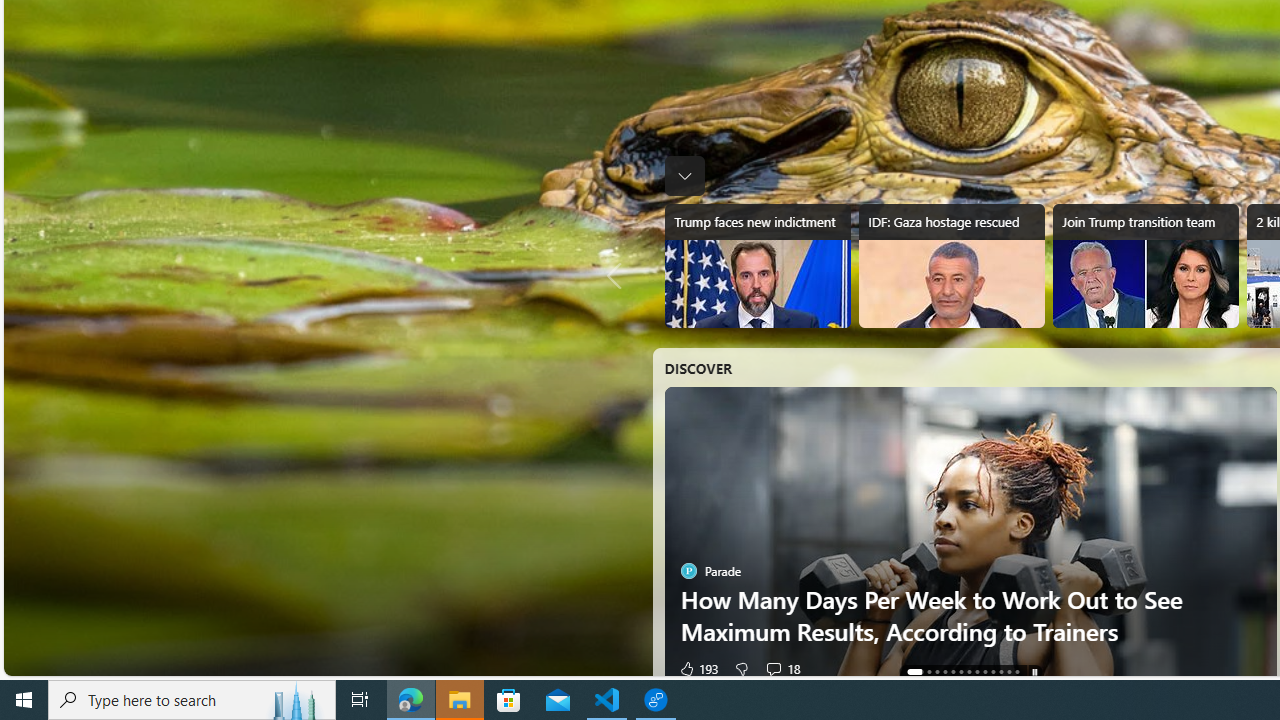 This screenshot has width=1280, height=720. I want to click on 'Start the conversation', so click(766, 668).